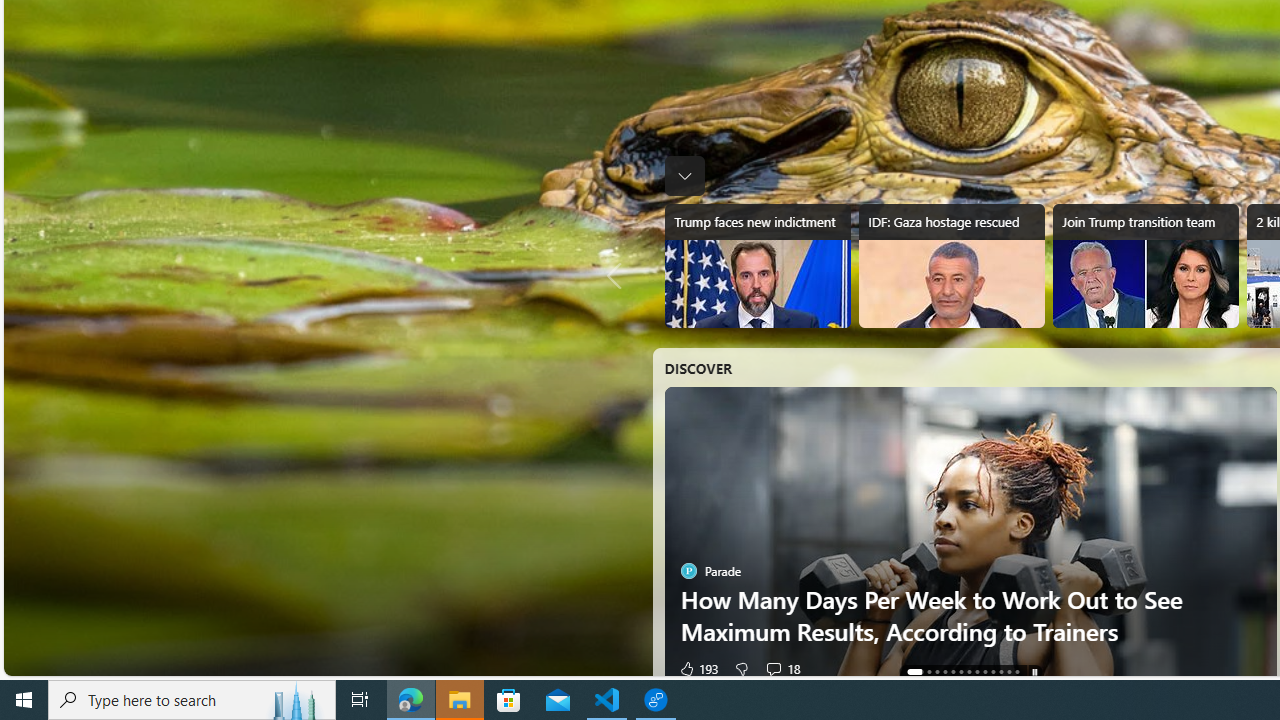 This screenshot has width=1280, height=720. I want to click on 'Start the conversation', so click(766, 668).